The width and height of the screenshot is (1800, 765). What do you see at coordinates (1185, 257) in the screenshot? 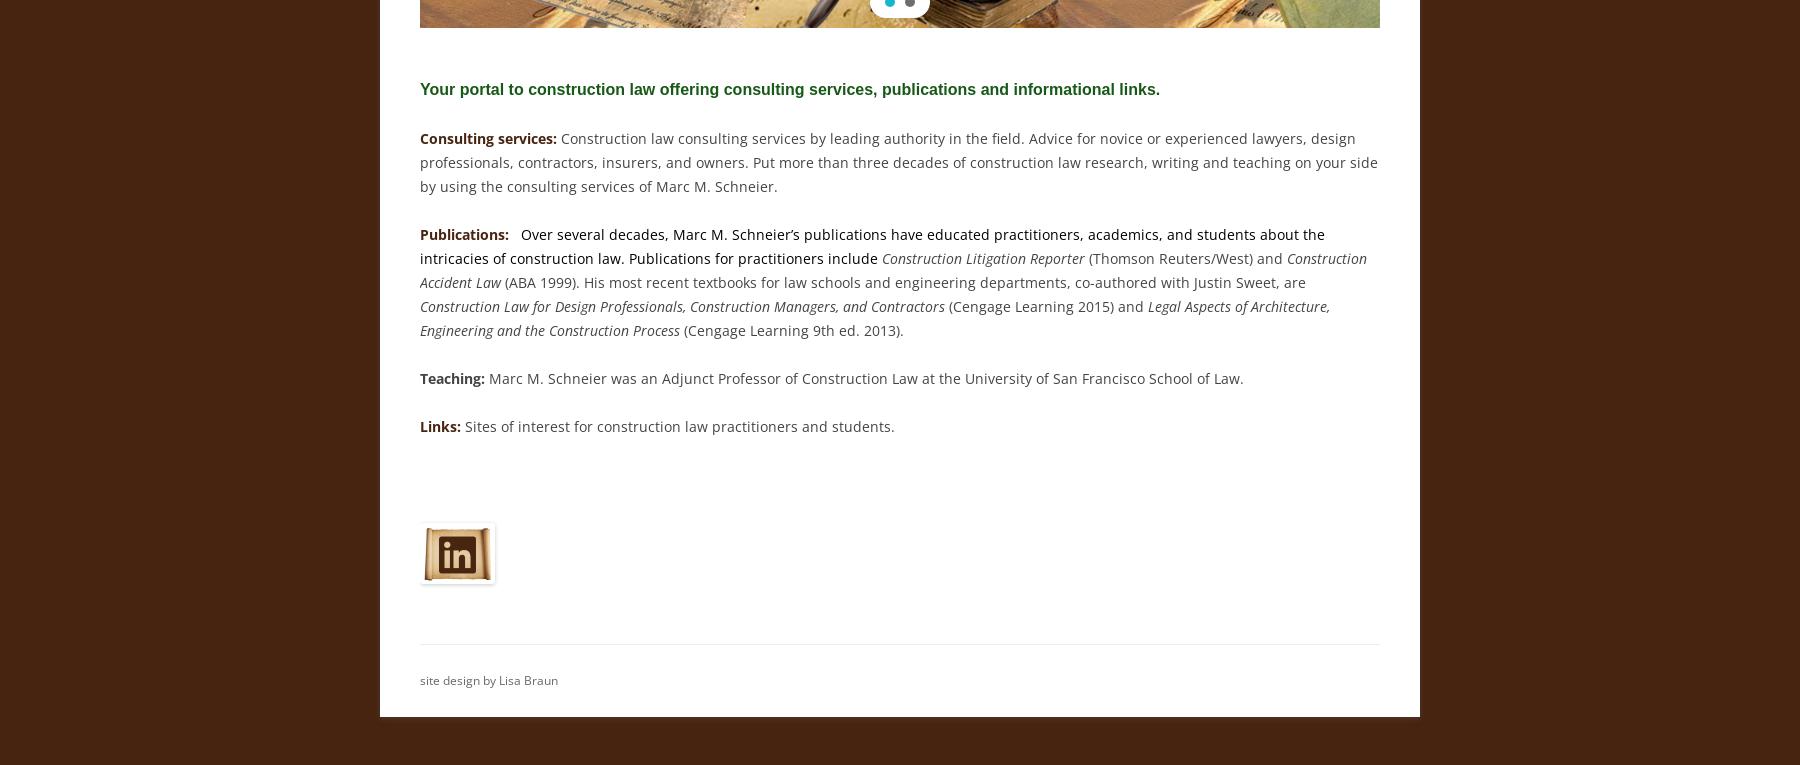
I see `'(Thomson Reuters/West) and'` at bounding box center [1185, 257].